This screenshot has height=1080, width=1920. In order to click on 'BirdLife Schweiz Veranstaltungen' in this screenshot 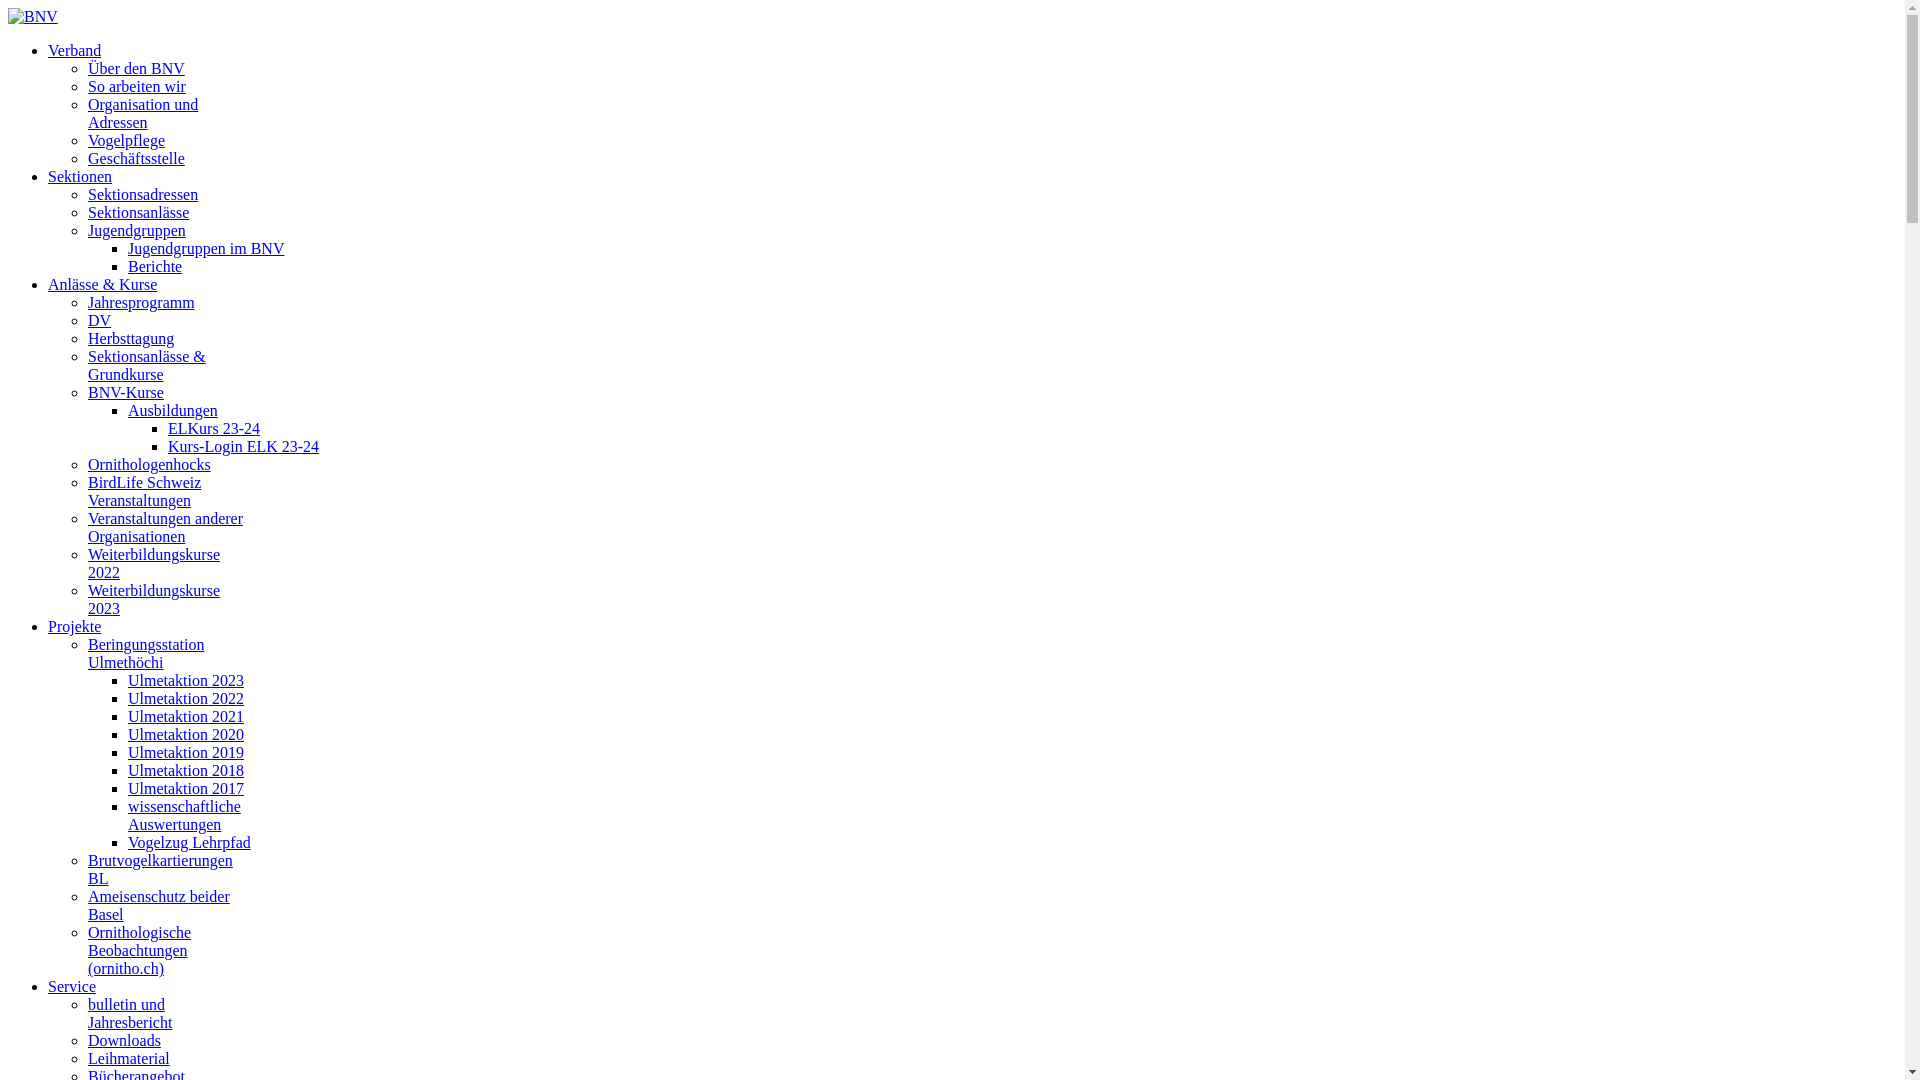, I will do `click(143, 491)`.